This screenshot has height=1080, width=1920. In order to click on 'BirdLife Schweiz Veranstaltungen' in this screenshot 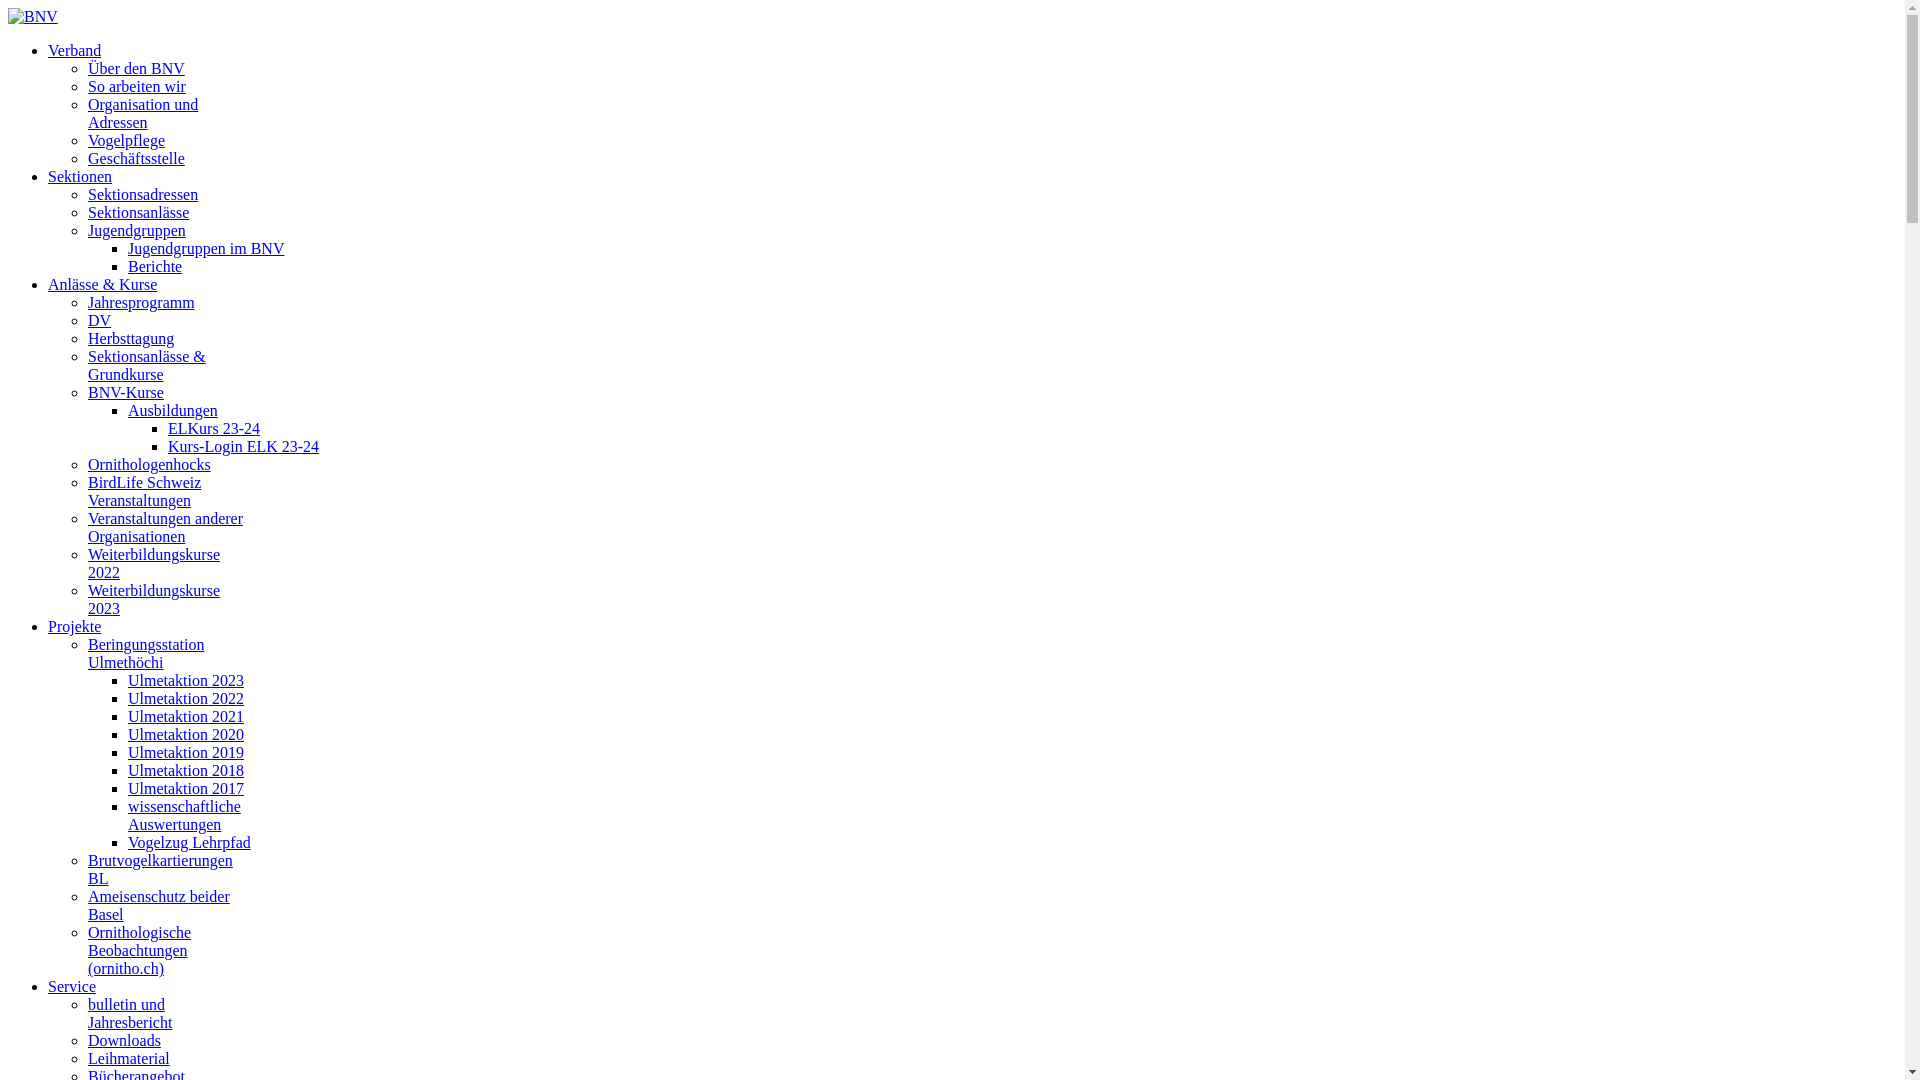, I will do `click(143, 491)`.